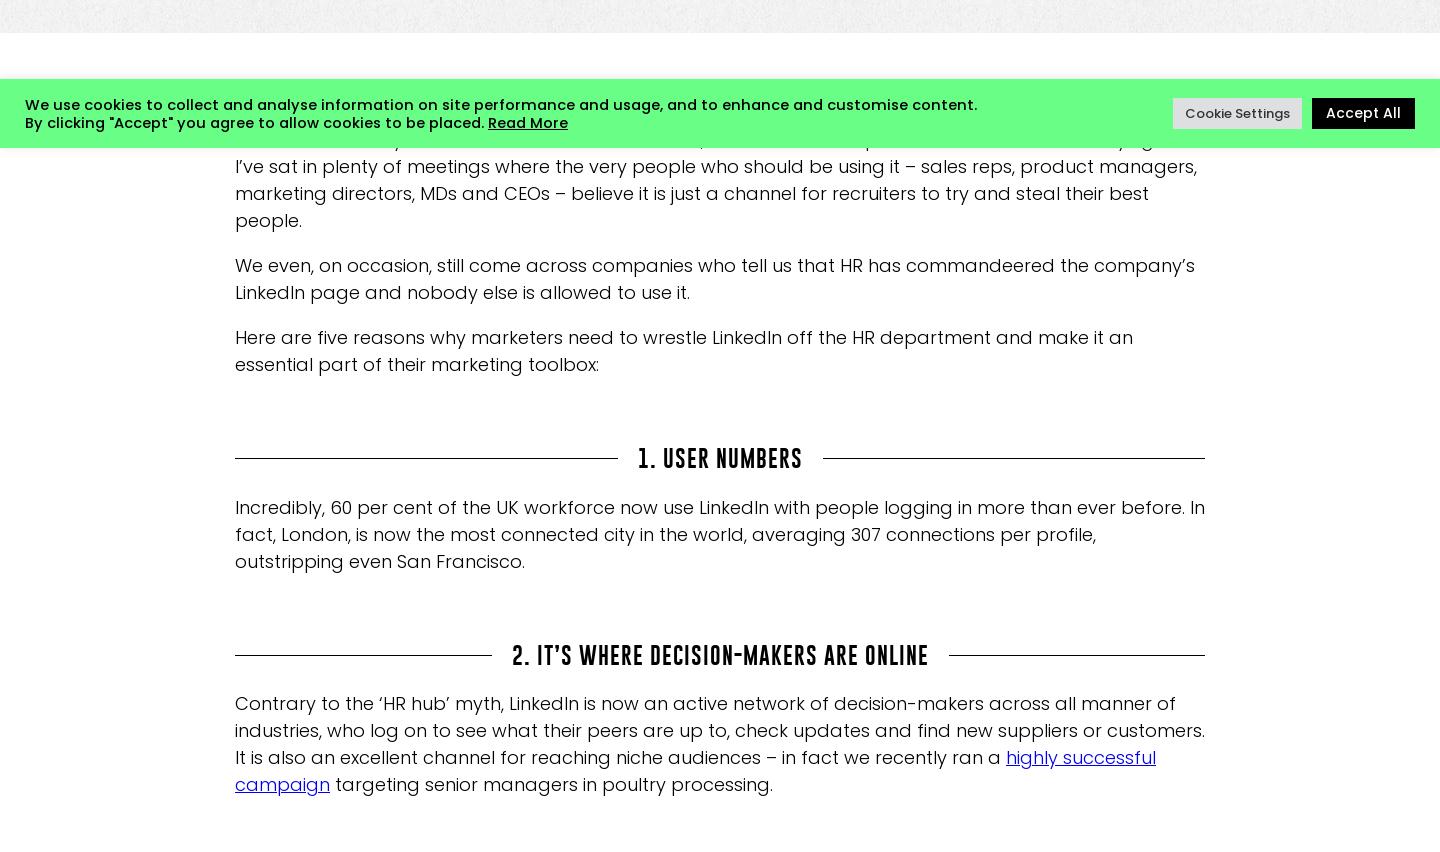 The width and height of the screenshot is (1440, 852). Describe the element at coordinates (499, 112) in the screenshot. I see `'We use cookies to collect and analyse information on site performance and usage, and to enhance and customise content. By clicking "Accept" you agree to allow cookies to be placed.'` at that location.